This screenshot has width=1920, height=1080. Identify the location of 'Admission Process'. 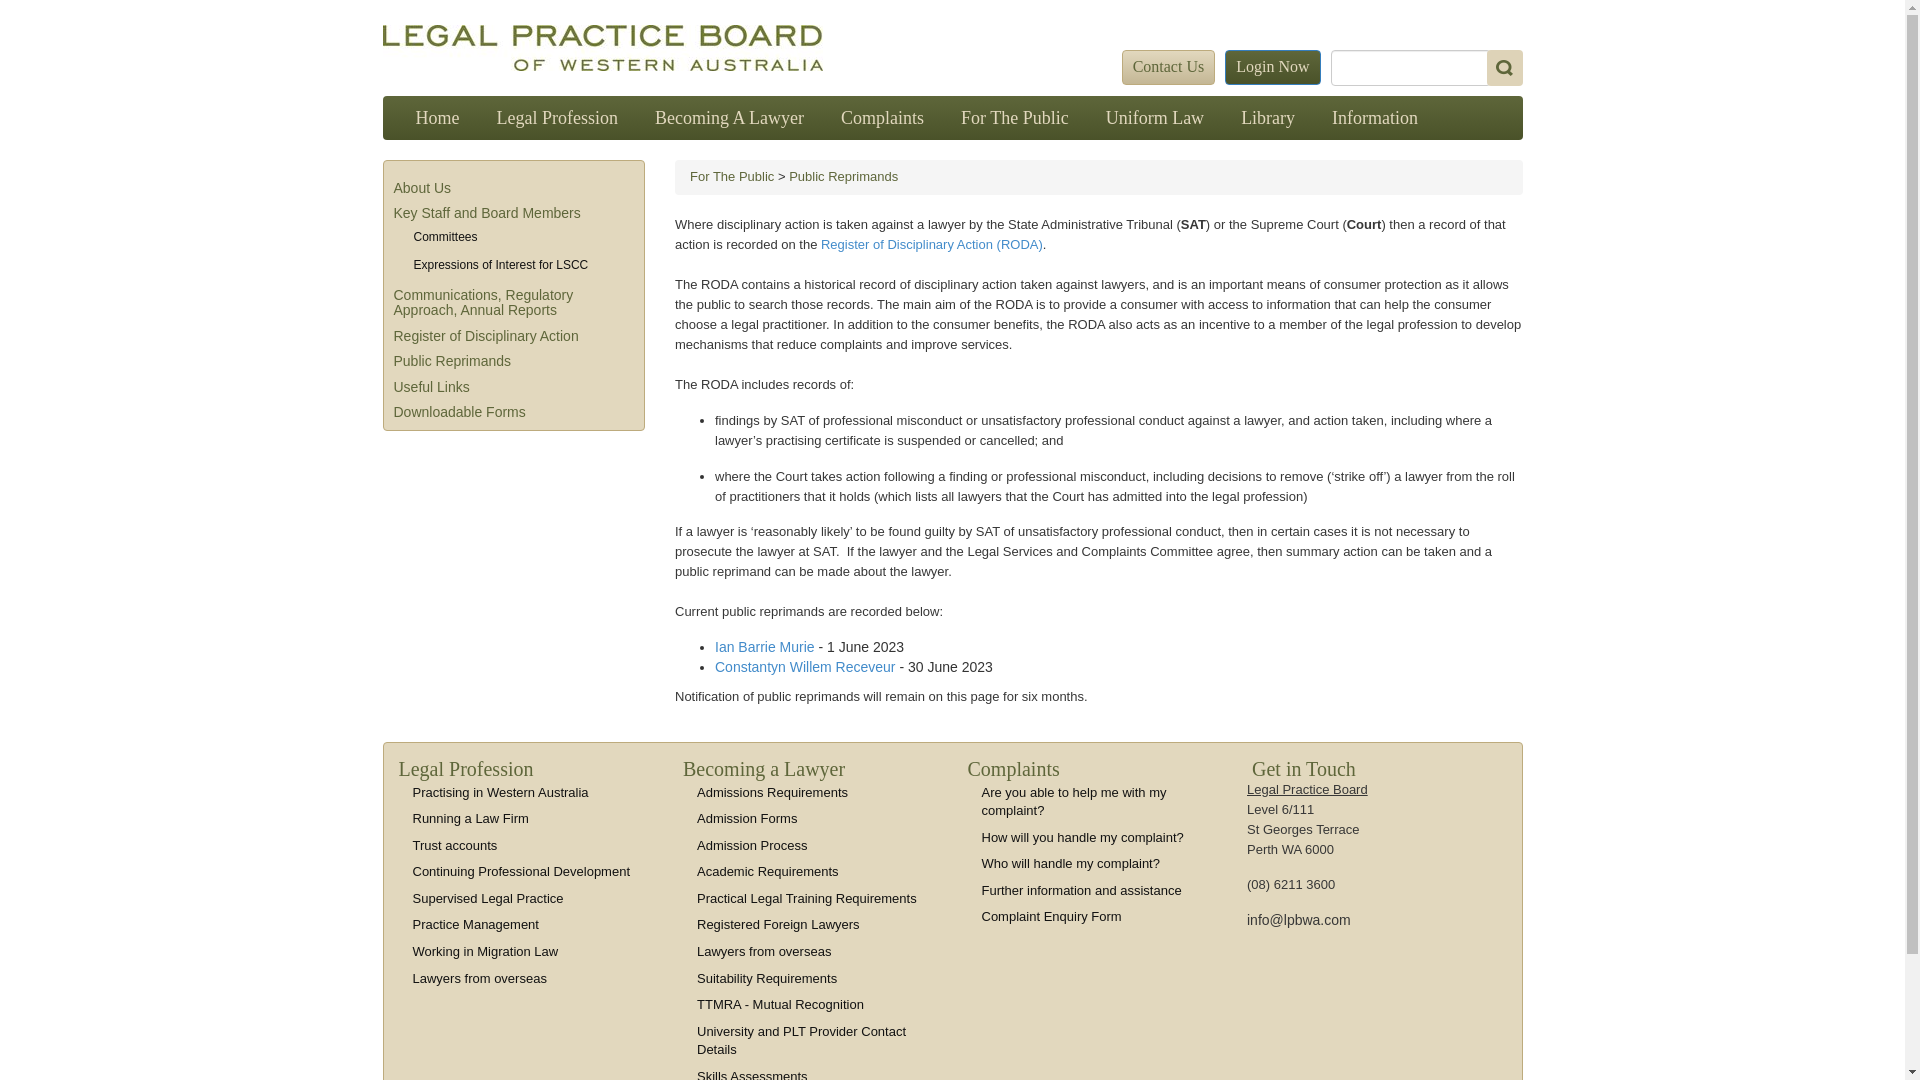
(696, 845).